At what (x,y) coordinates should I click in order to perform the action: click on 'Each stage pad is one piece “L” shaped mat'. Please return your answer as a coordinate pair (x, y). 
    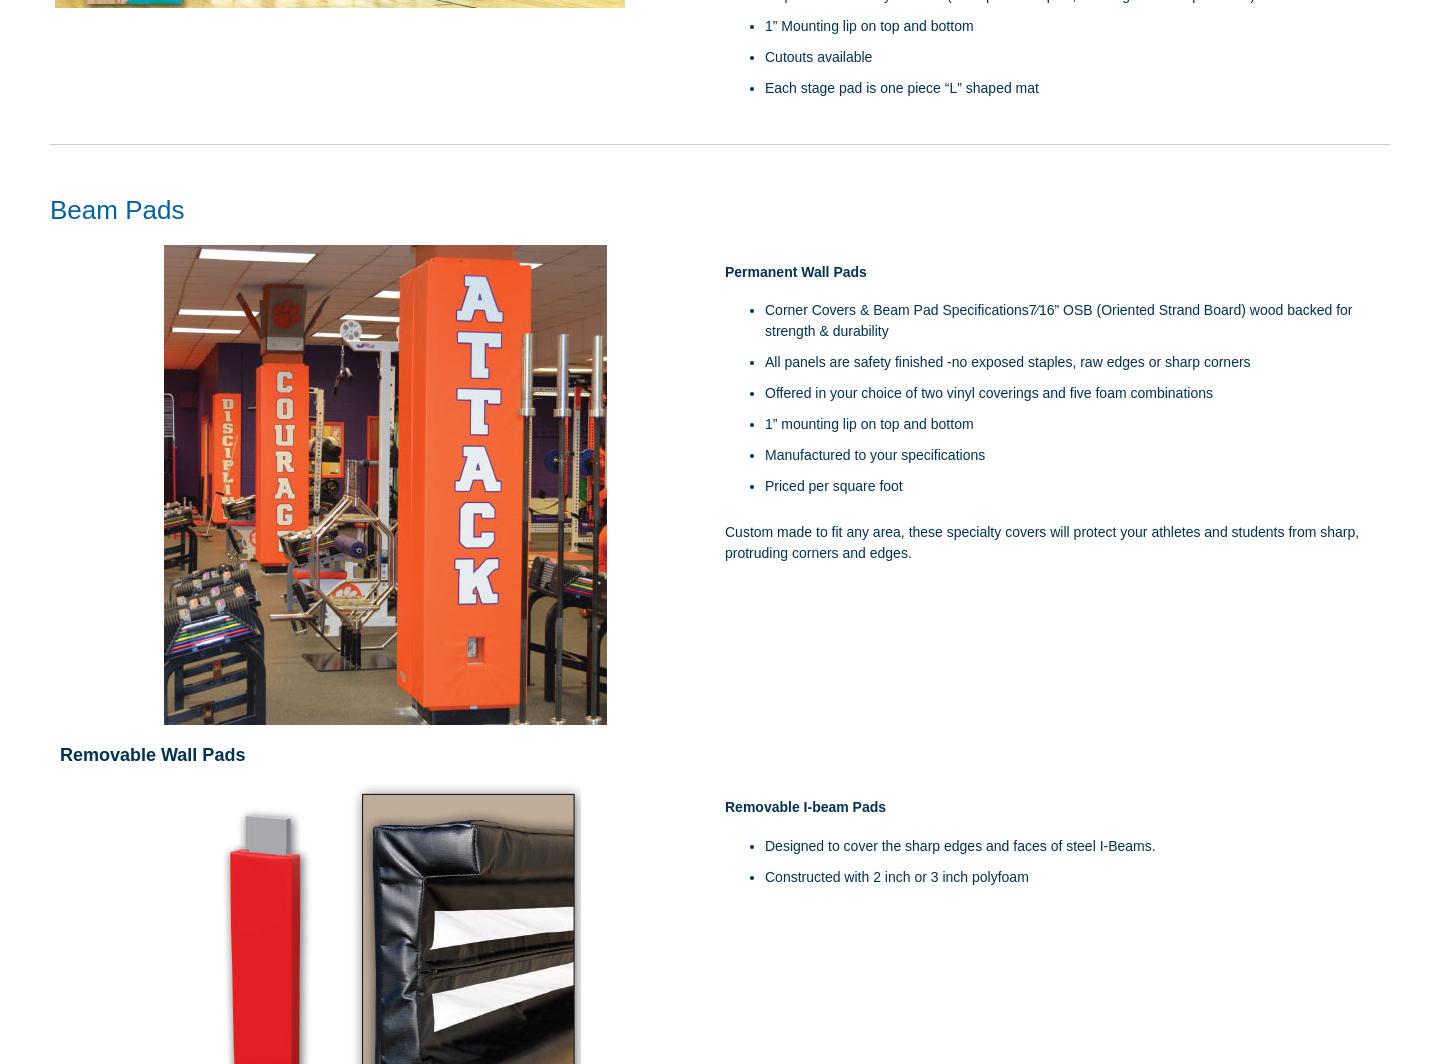
    Looking at the image, I should click on (901, 87).